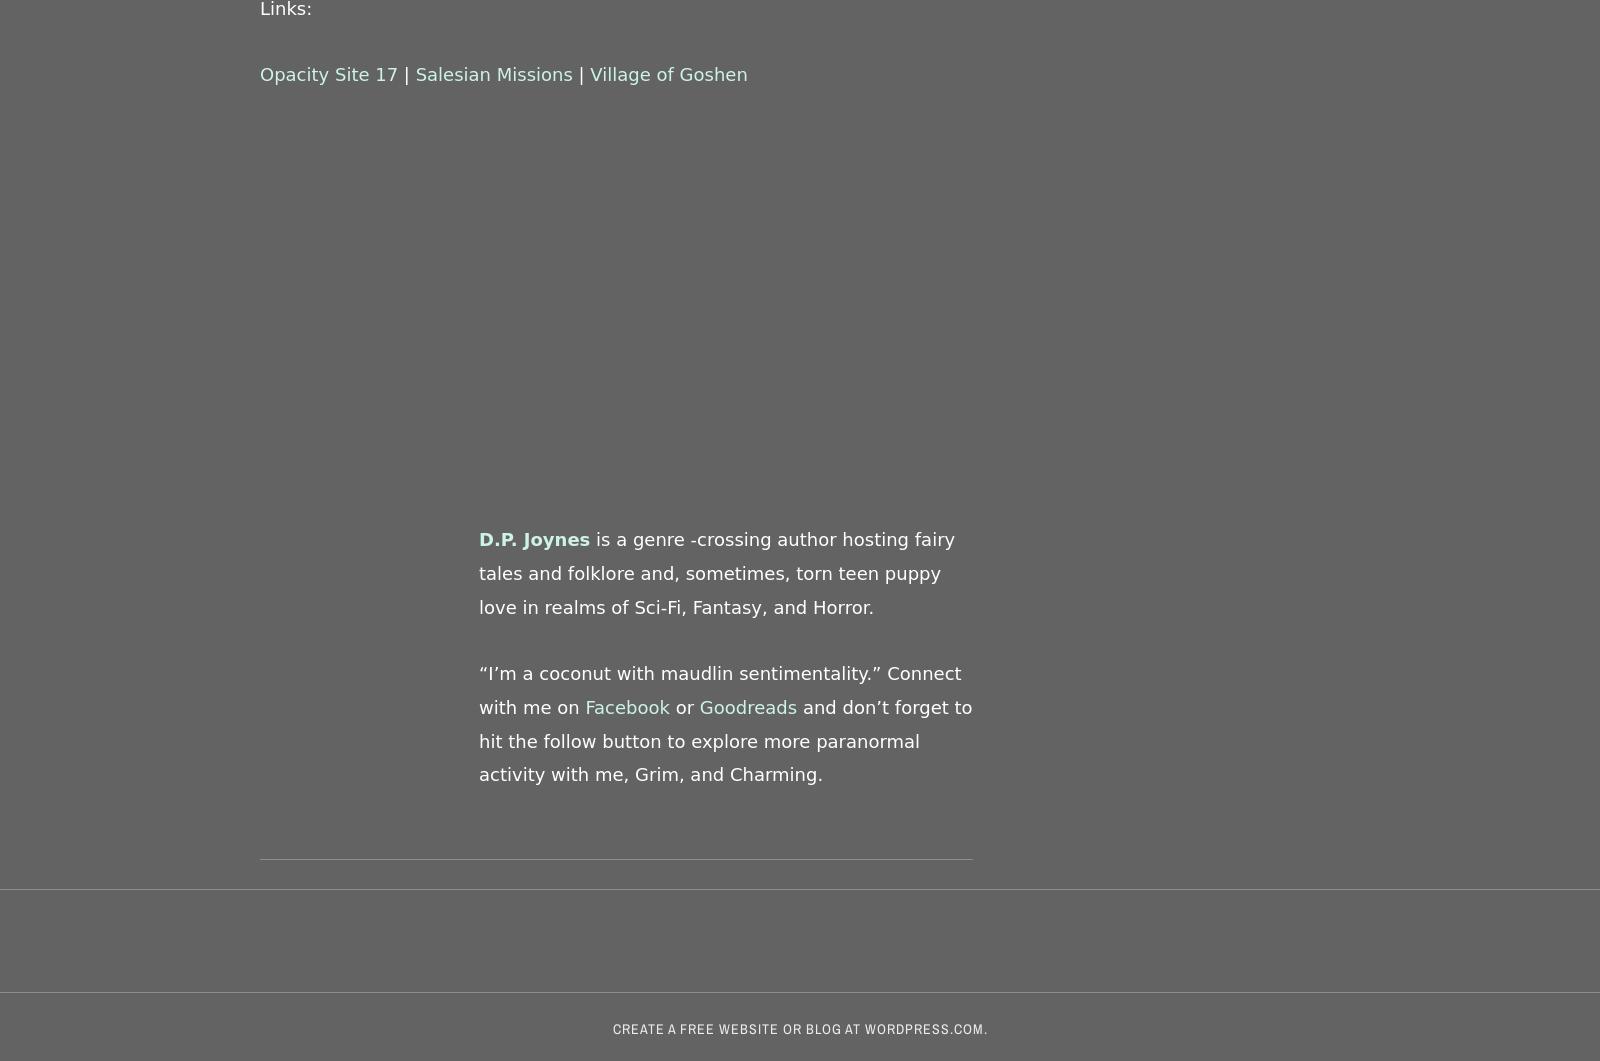  I want to click on 'Facebook', so click(629, 705).